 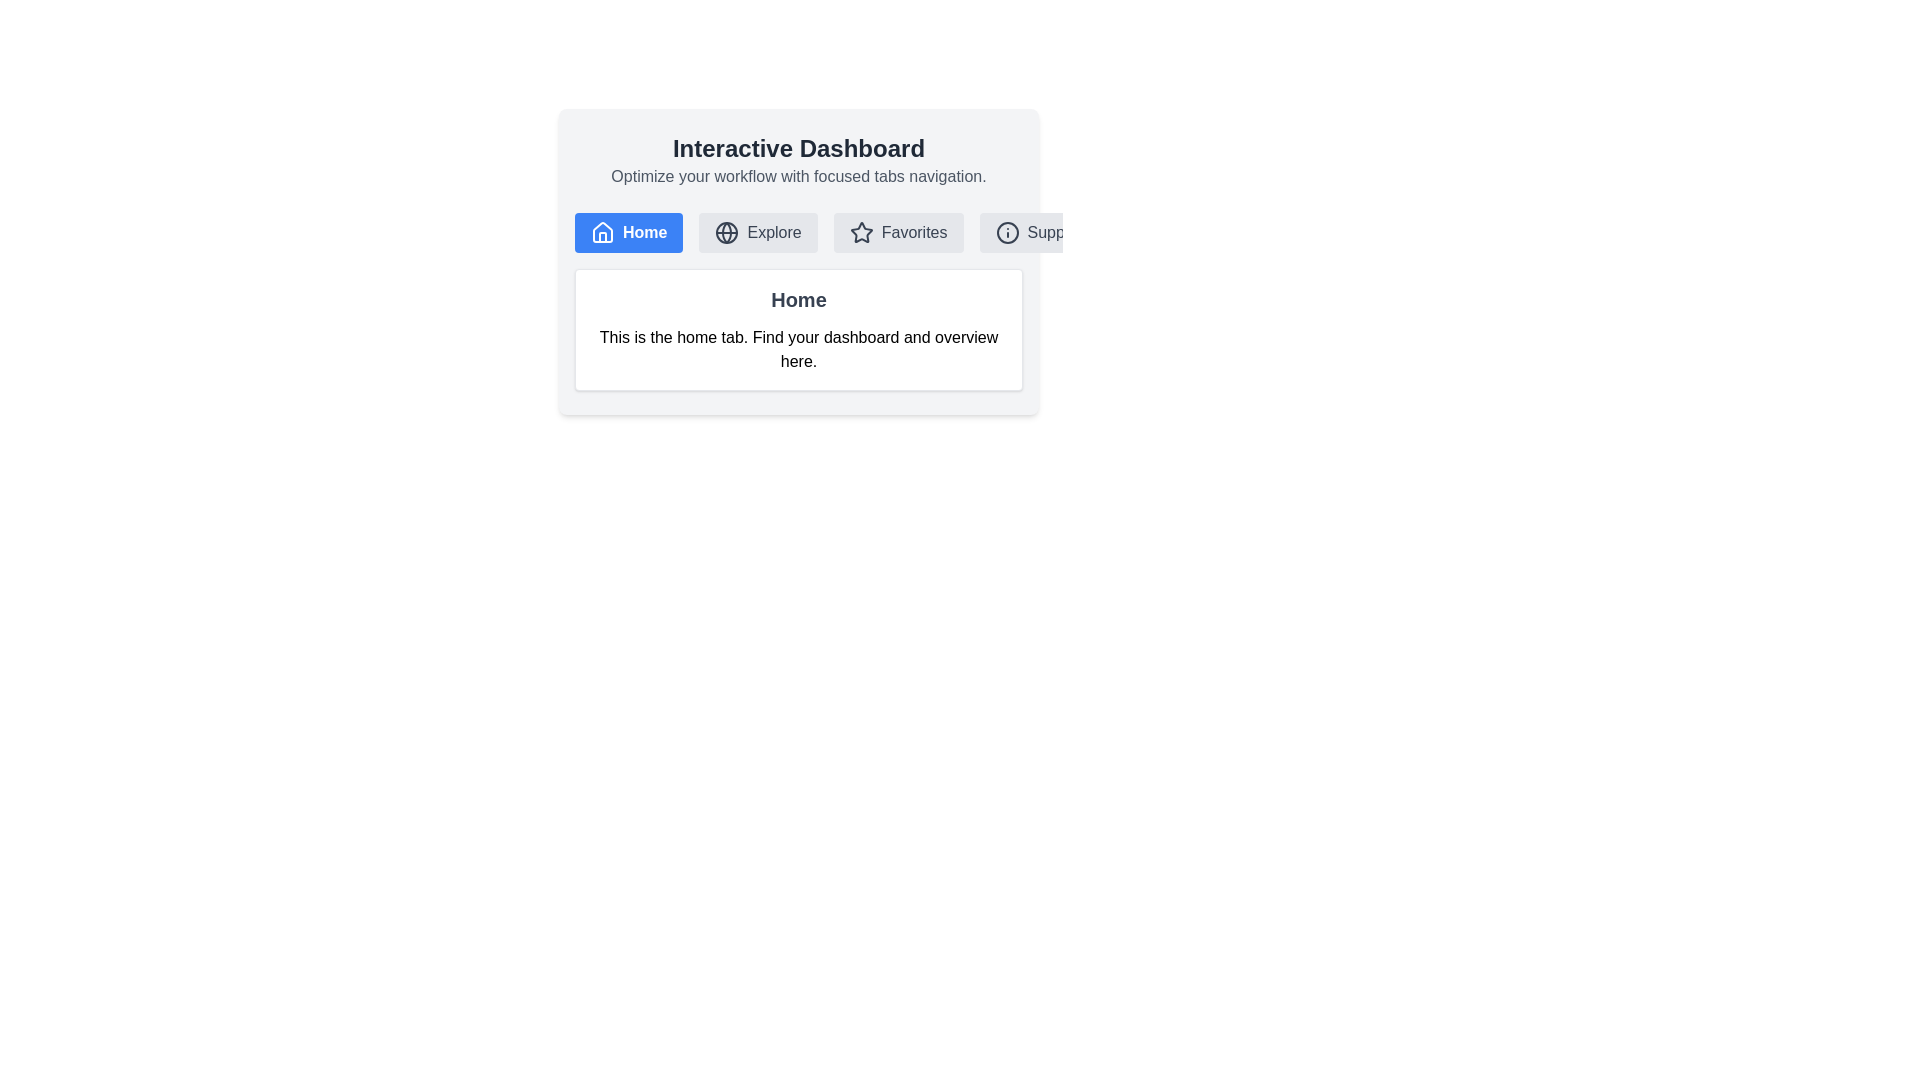 I want to click on the tab labeled Favorites to switch to it, so click(x=896, y=231).